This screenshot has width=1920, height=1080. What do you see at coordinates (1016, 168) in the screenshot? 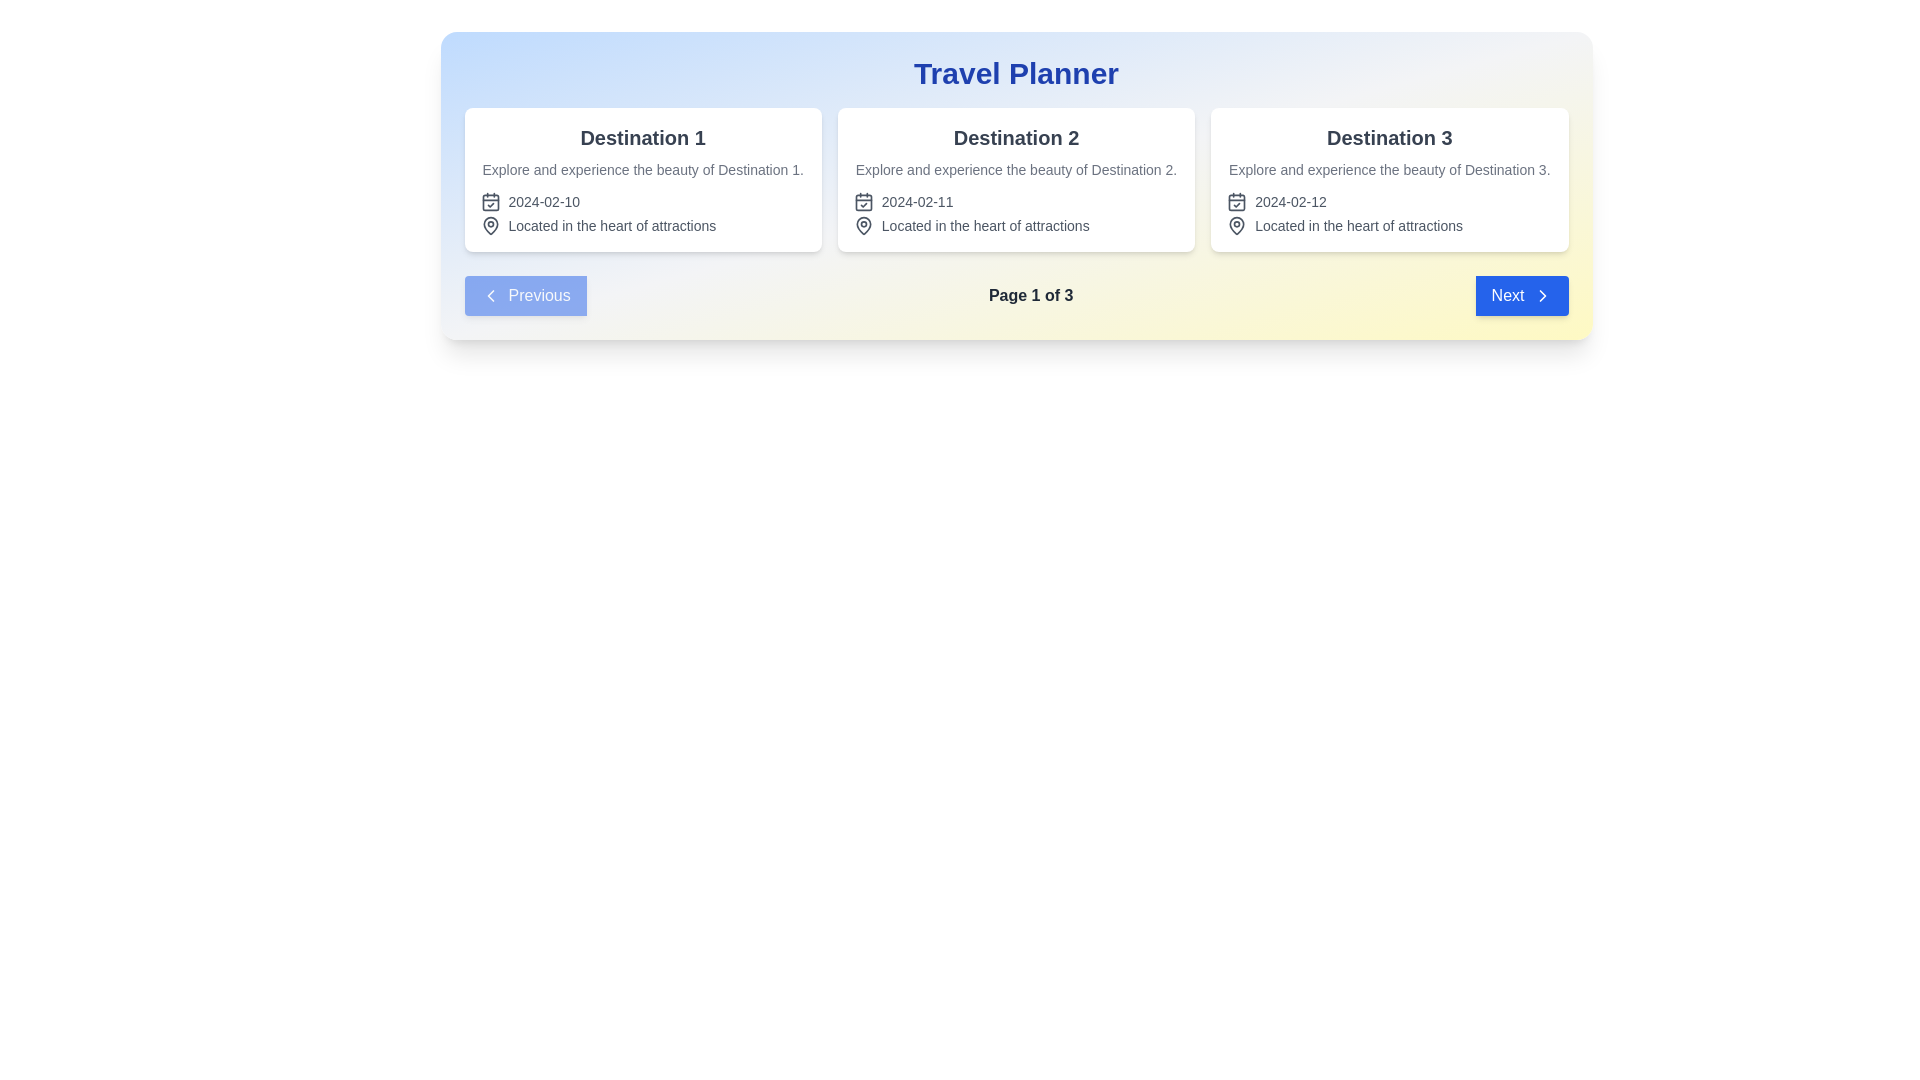
I see `descriptive text block that displays 'Explore and experience the beauty of Destination 2.' located within the 'Destination 2' card, positioned below the title and above the date and location information` at bounding box center [1016, 168].